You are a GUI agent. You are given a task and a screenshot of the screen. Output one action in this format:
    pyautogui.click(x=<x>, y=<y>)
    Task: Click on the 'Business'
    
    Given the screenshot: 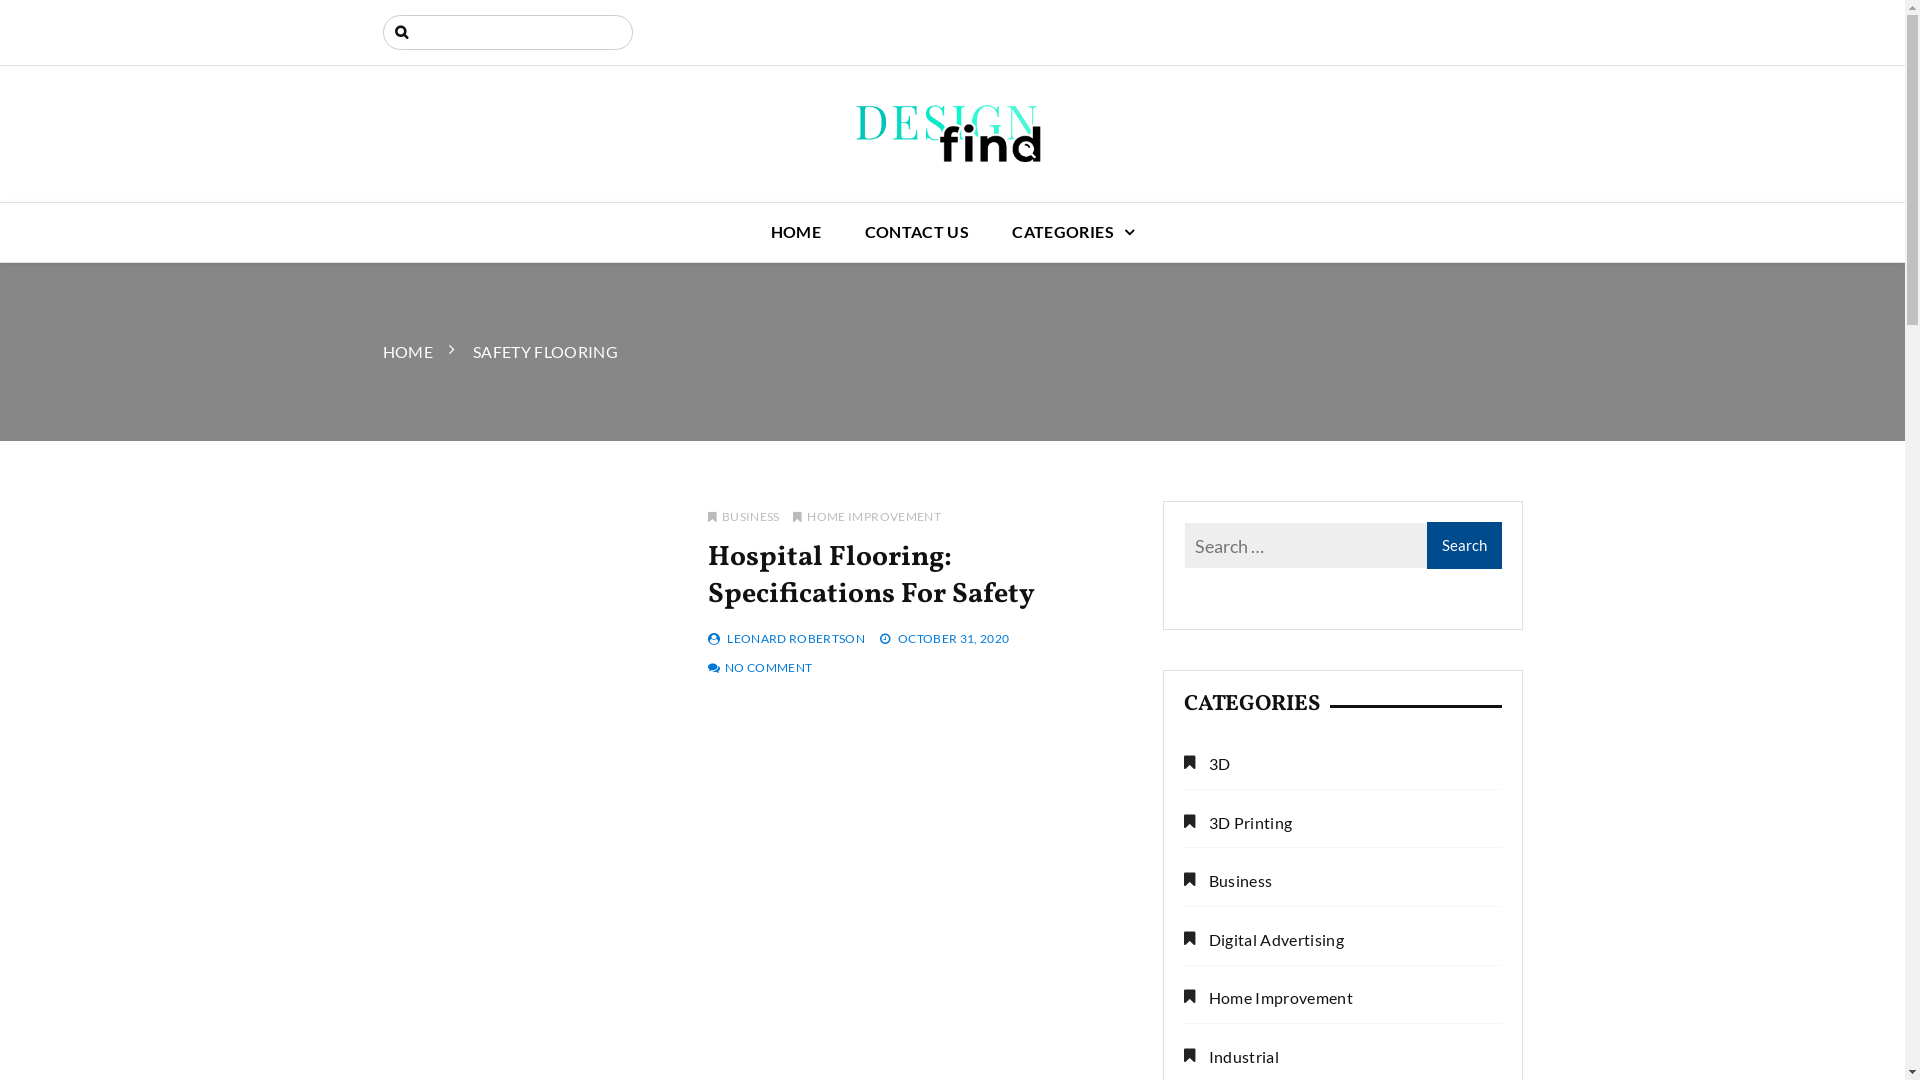 What is the action you would take?
    pyautogui.click(x=1227, y=880)
    